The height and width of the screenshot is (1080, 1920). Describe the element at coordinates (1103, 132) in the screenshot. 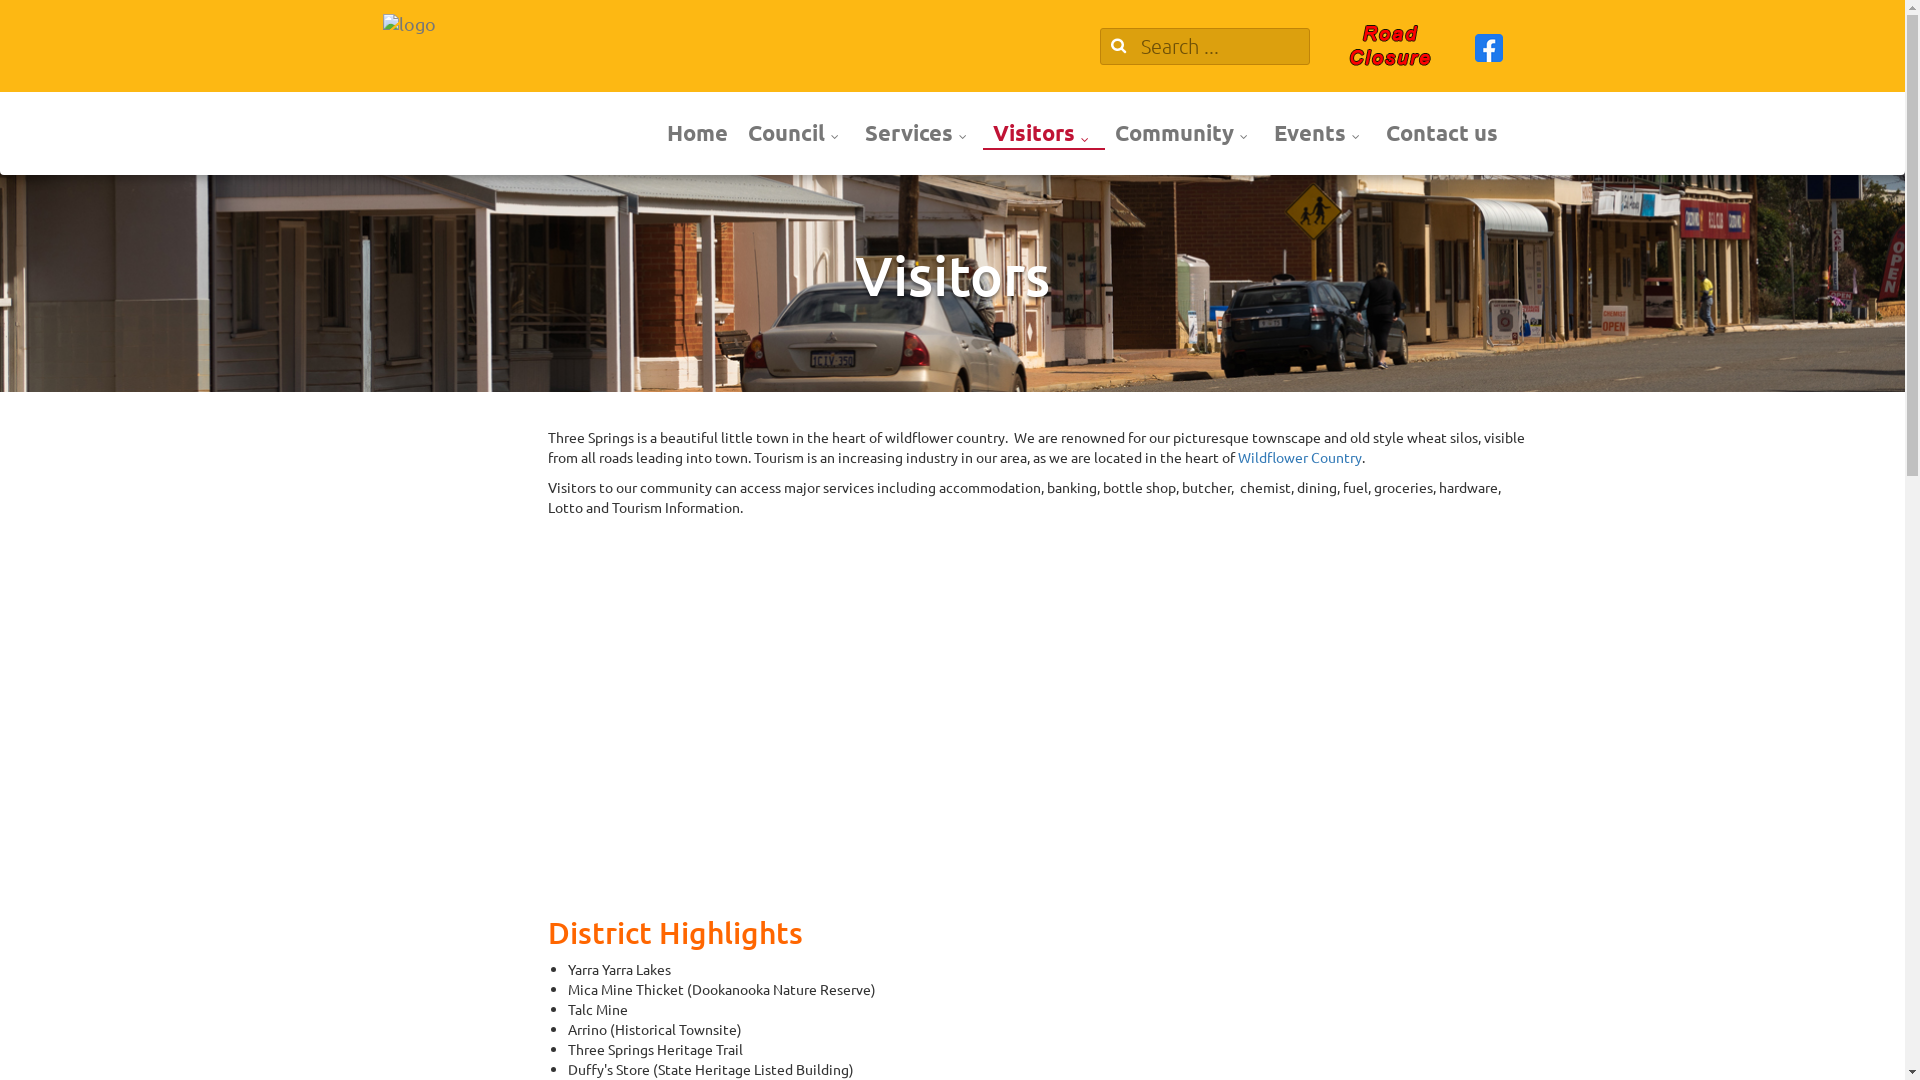

I see `'Community'` at that location.